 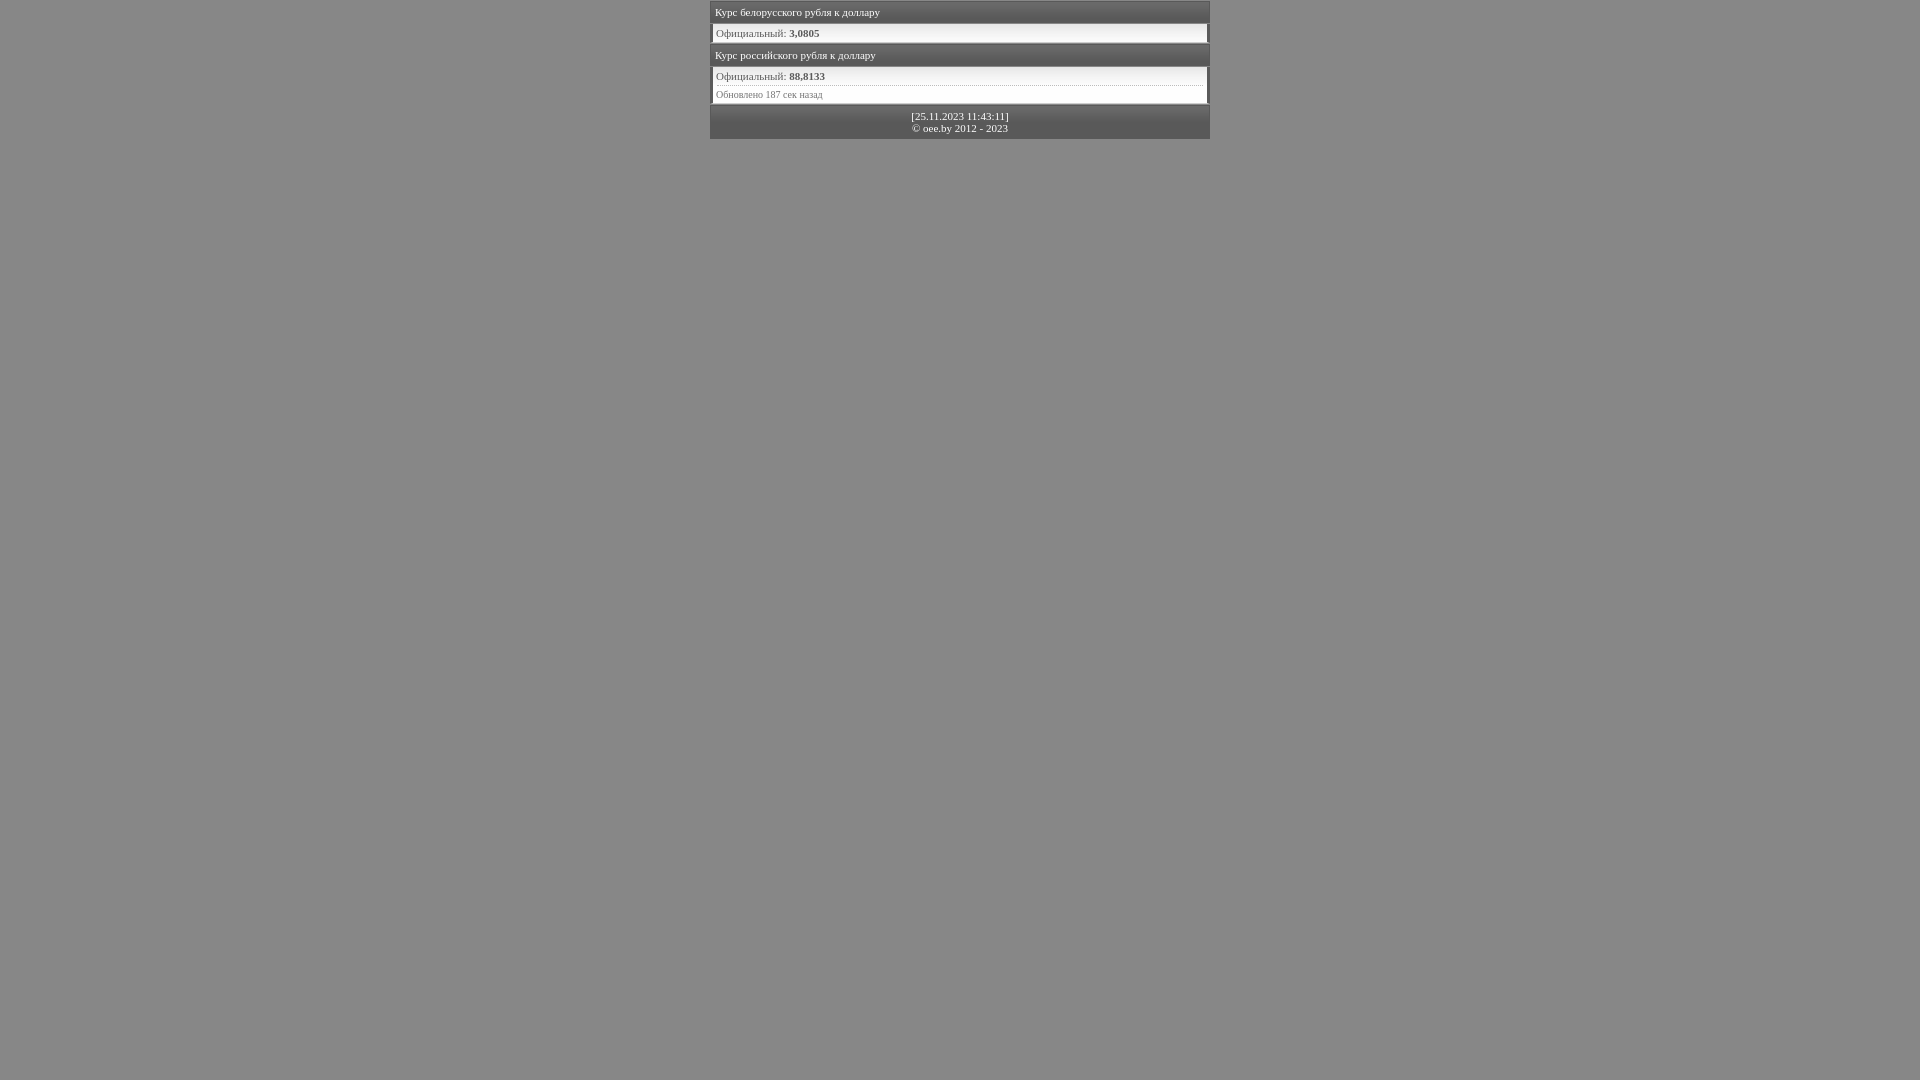 What do you see at coordinates (921, 127) in the screenshot?
I see `'oee.by'` at bounding box center [921, 127].